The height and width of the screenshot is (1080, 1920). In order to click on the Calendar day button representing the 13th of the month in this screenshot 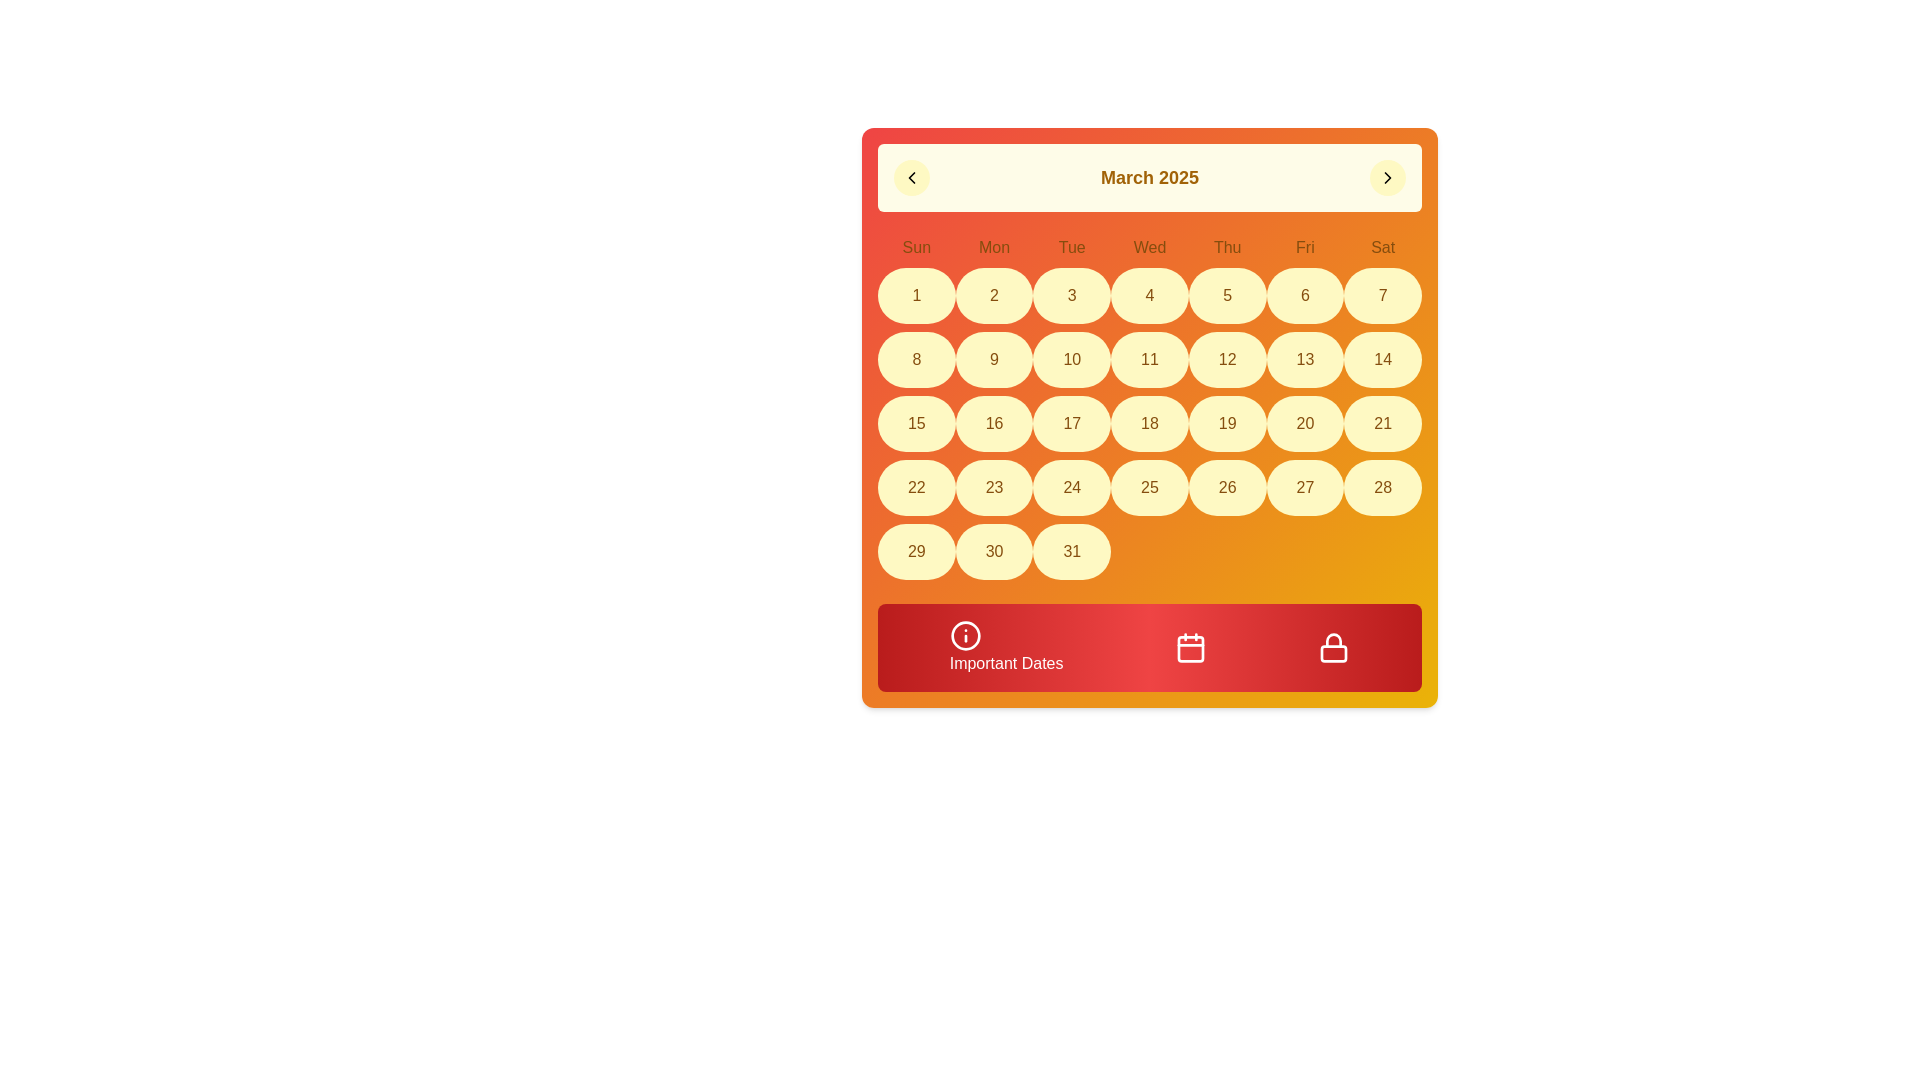, I will do `click(1305, 358)`.